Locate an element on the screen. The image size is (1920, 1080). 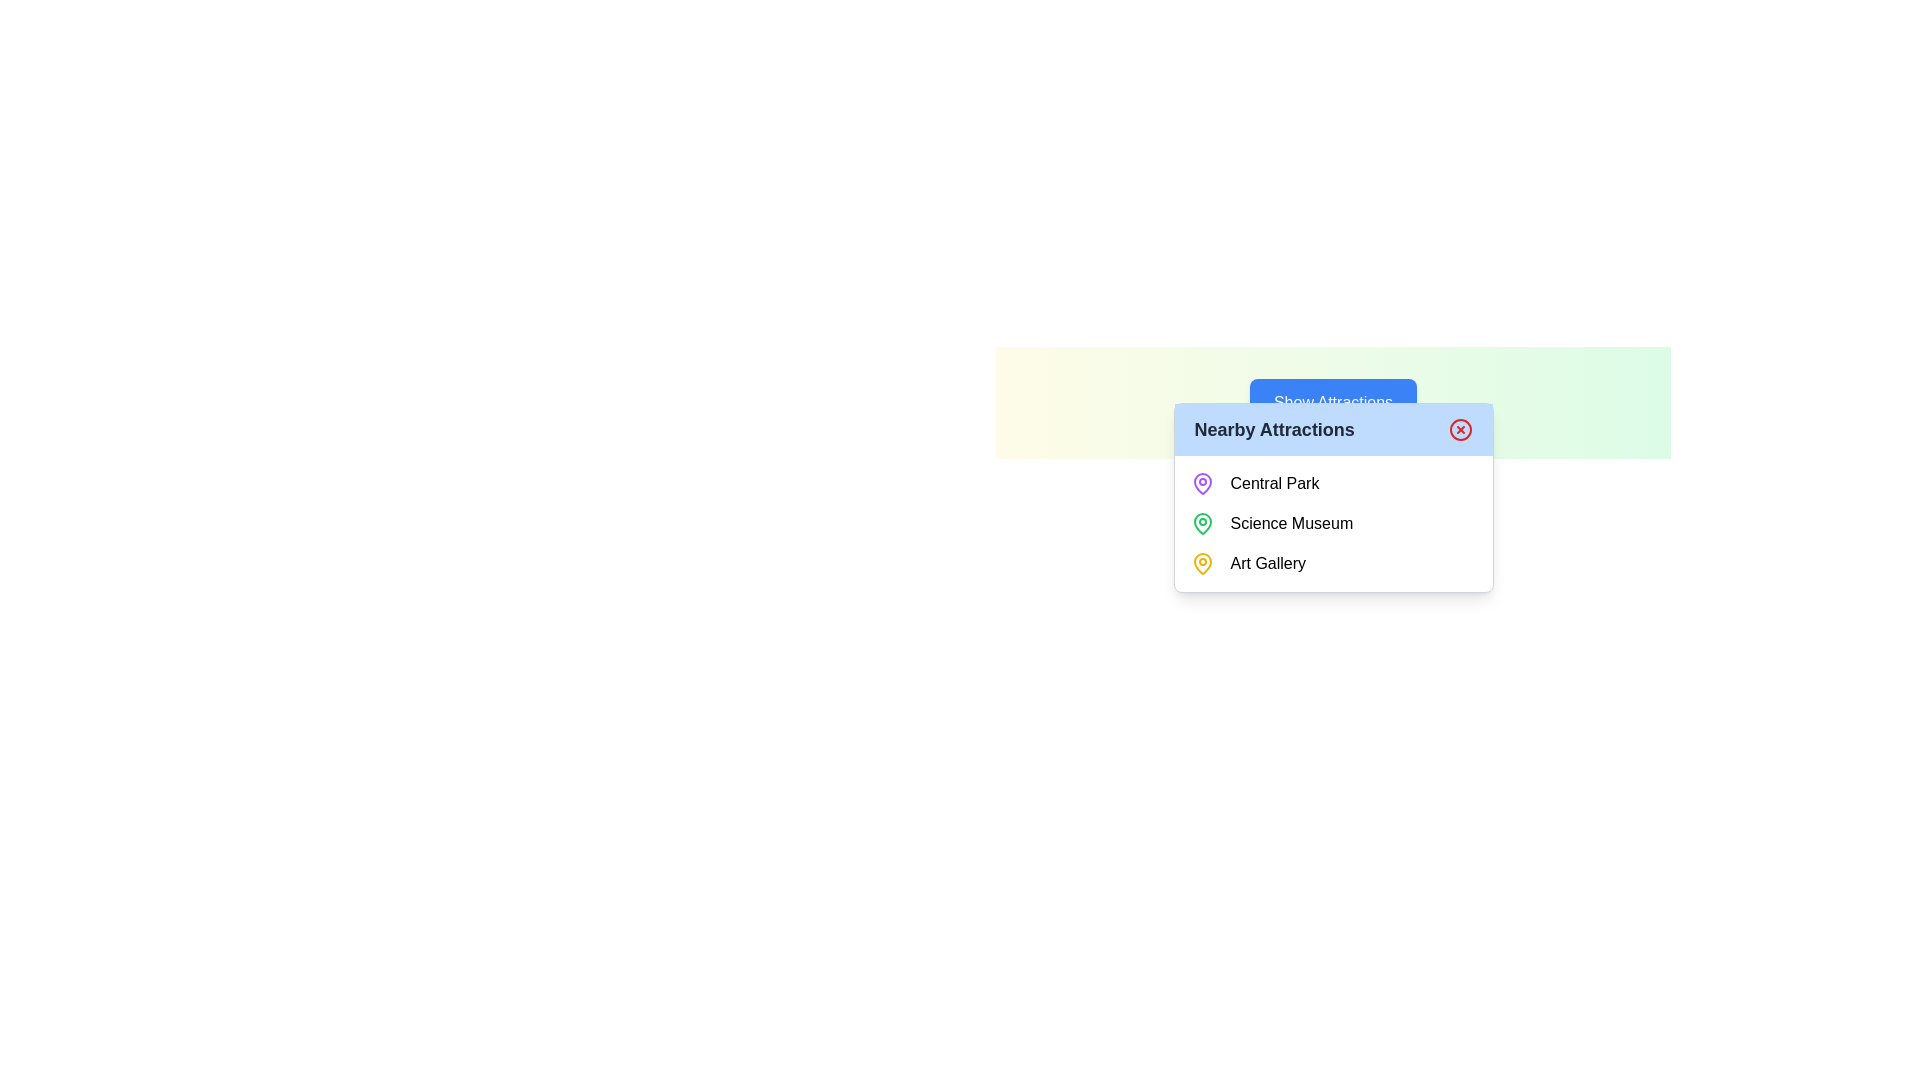
the green pin-shaped icon located to the left of the text 'Science Museum' is located at coordinates (1201, 523).